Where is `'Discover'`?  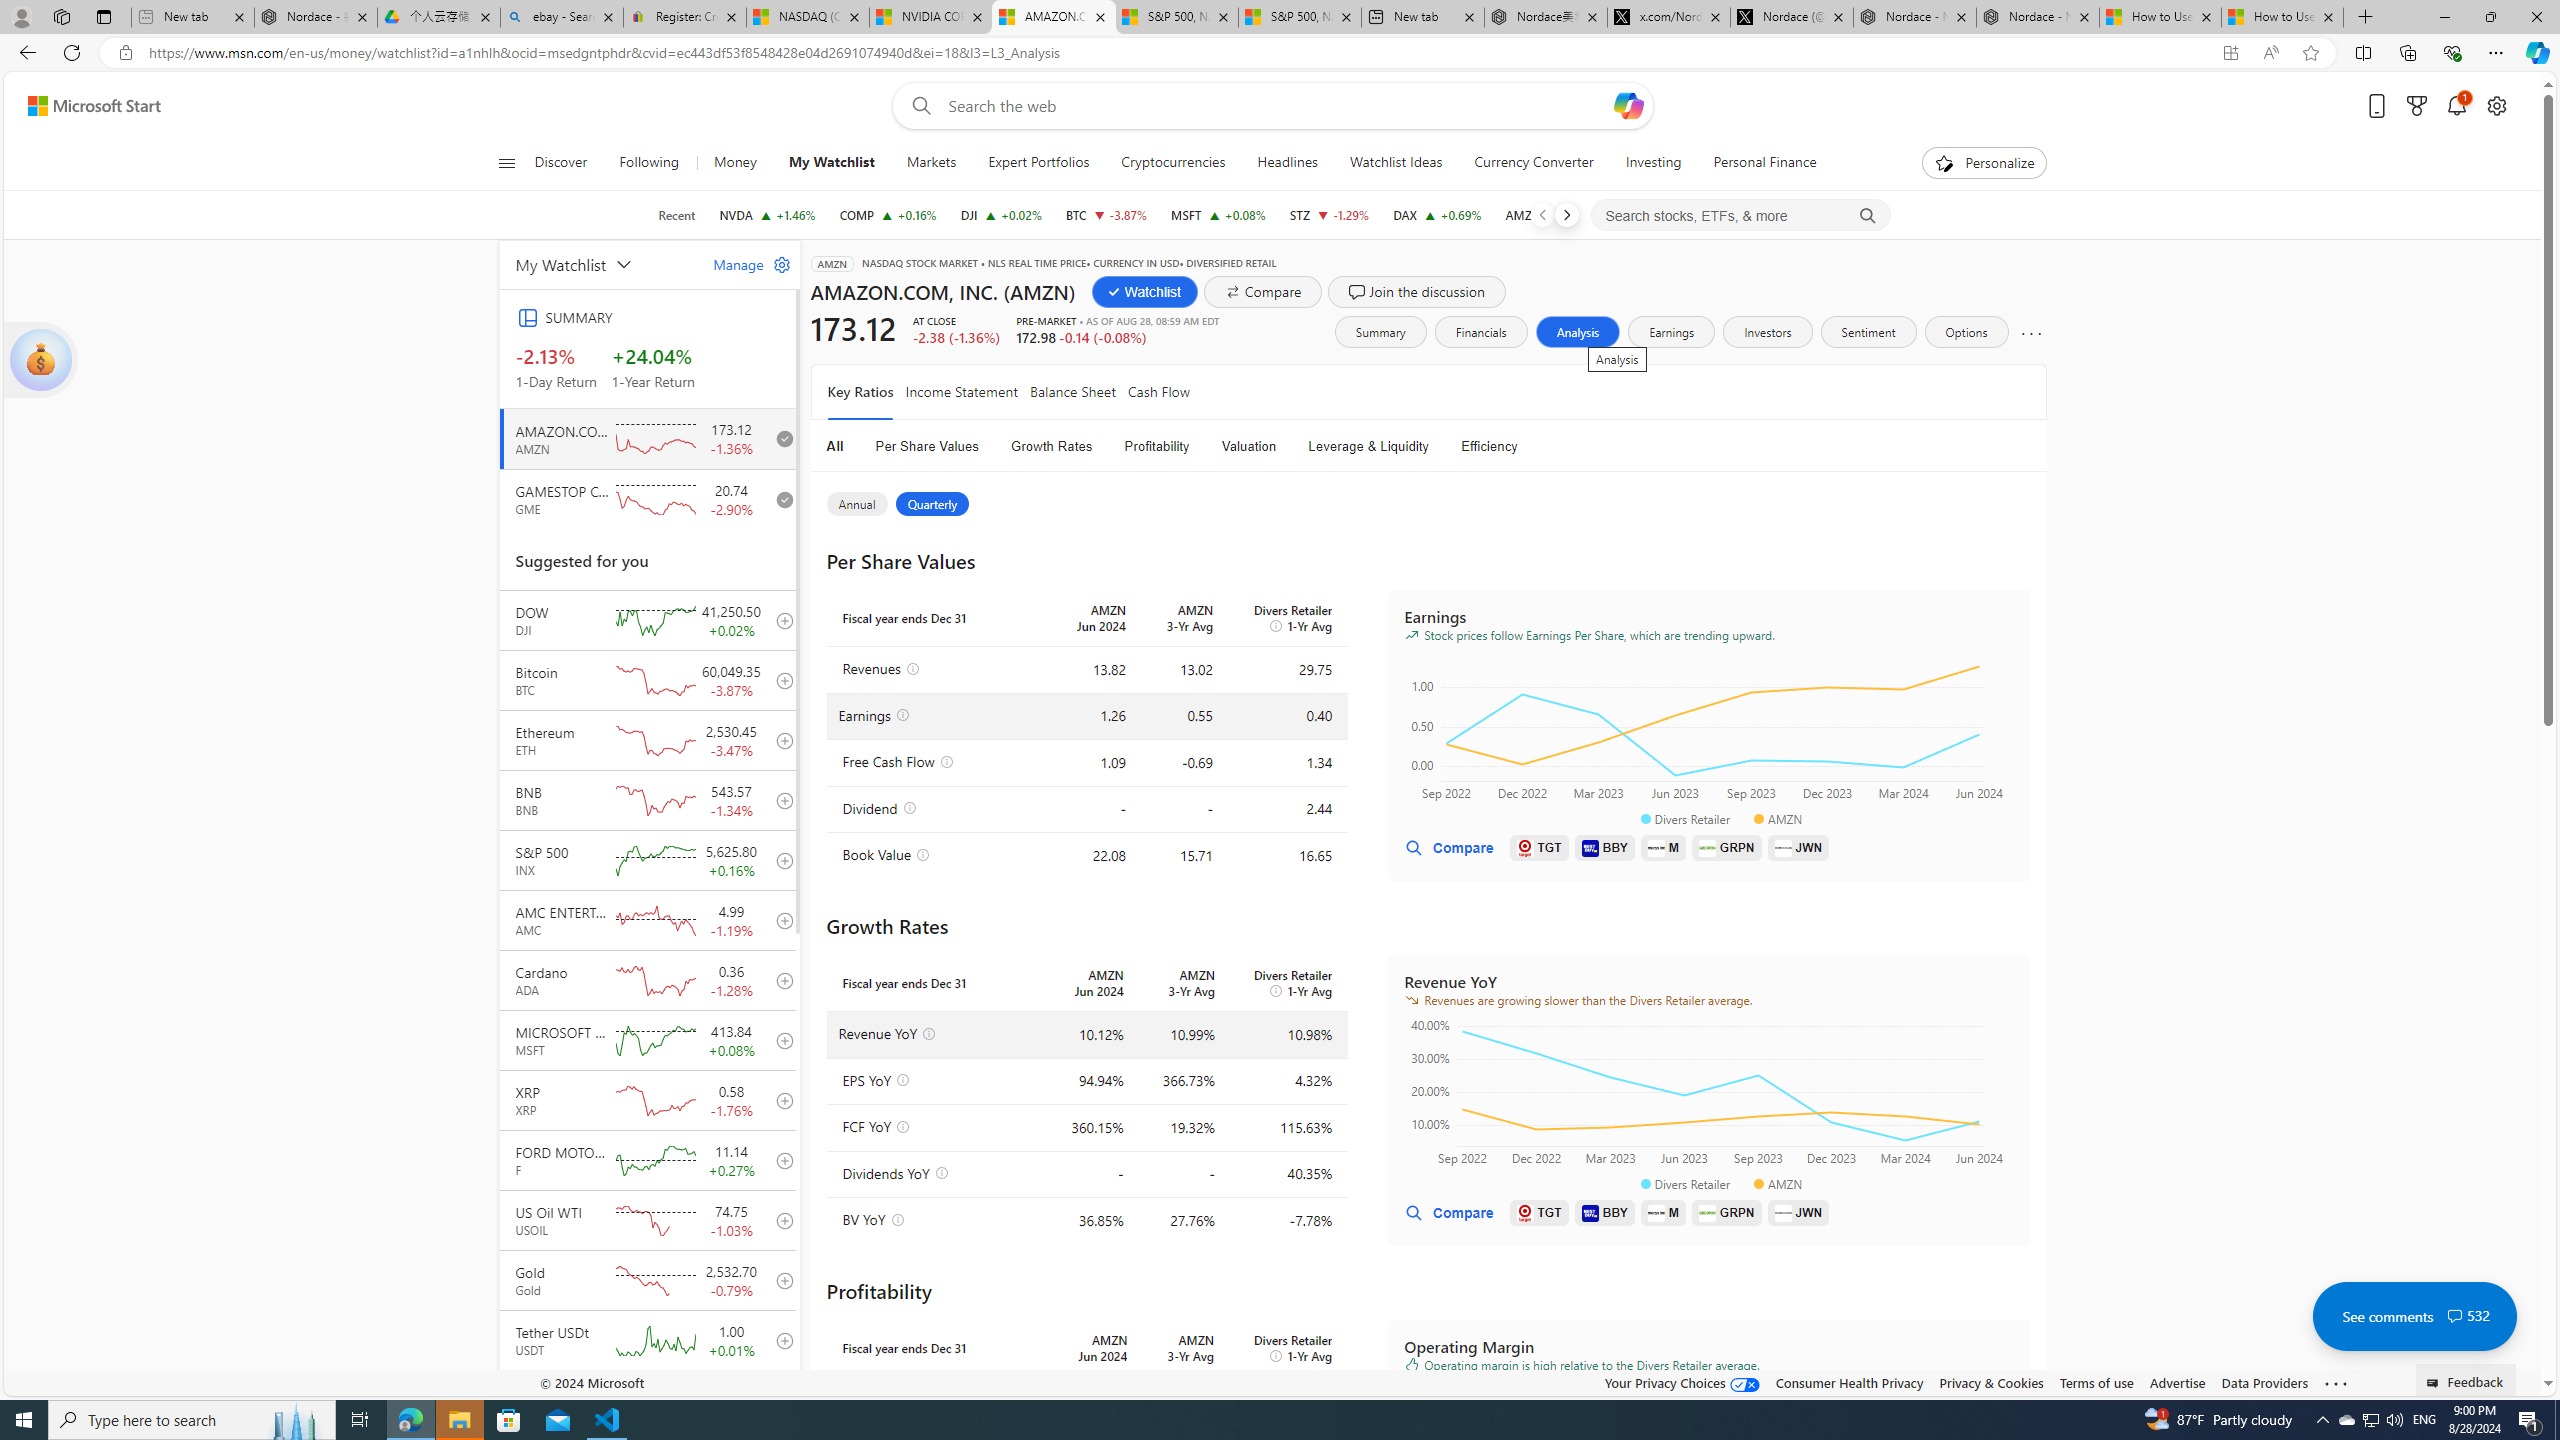 'Discover' is located at coordinates (568, 162).